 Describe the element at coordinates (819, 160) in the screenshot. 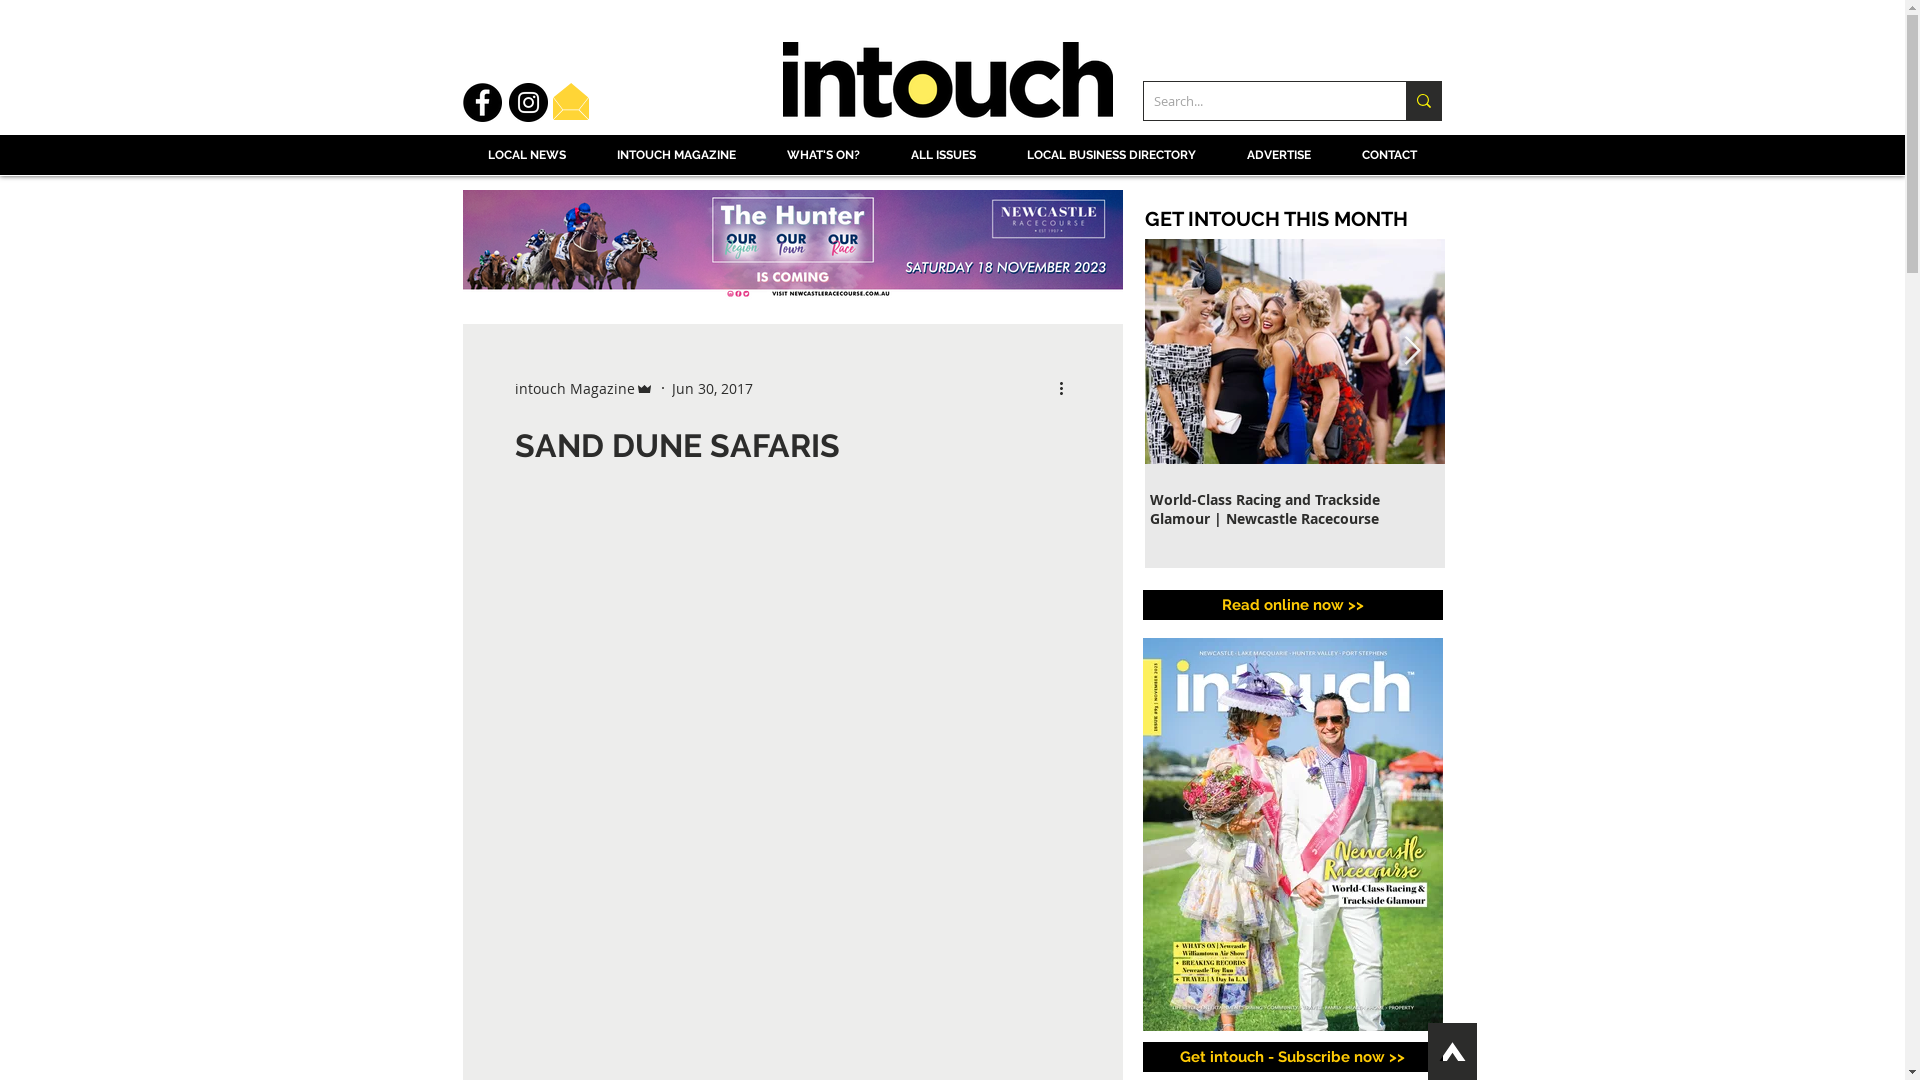

I see `'WHAT'S ON?'` at that location.